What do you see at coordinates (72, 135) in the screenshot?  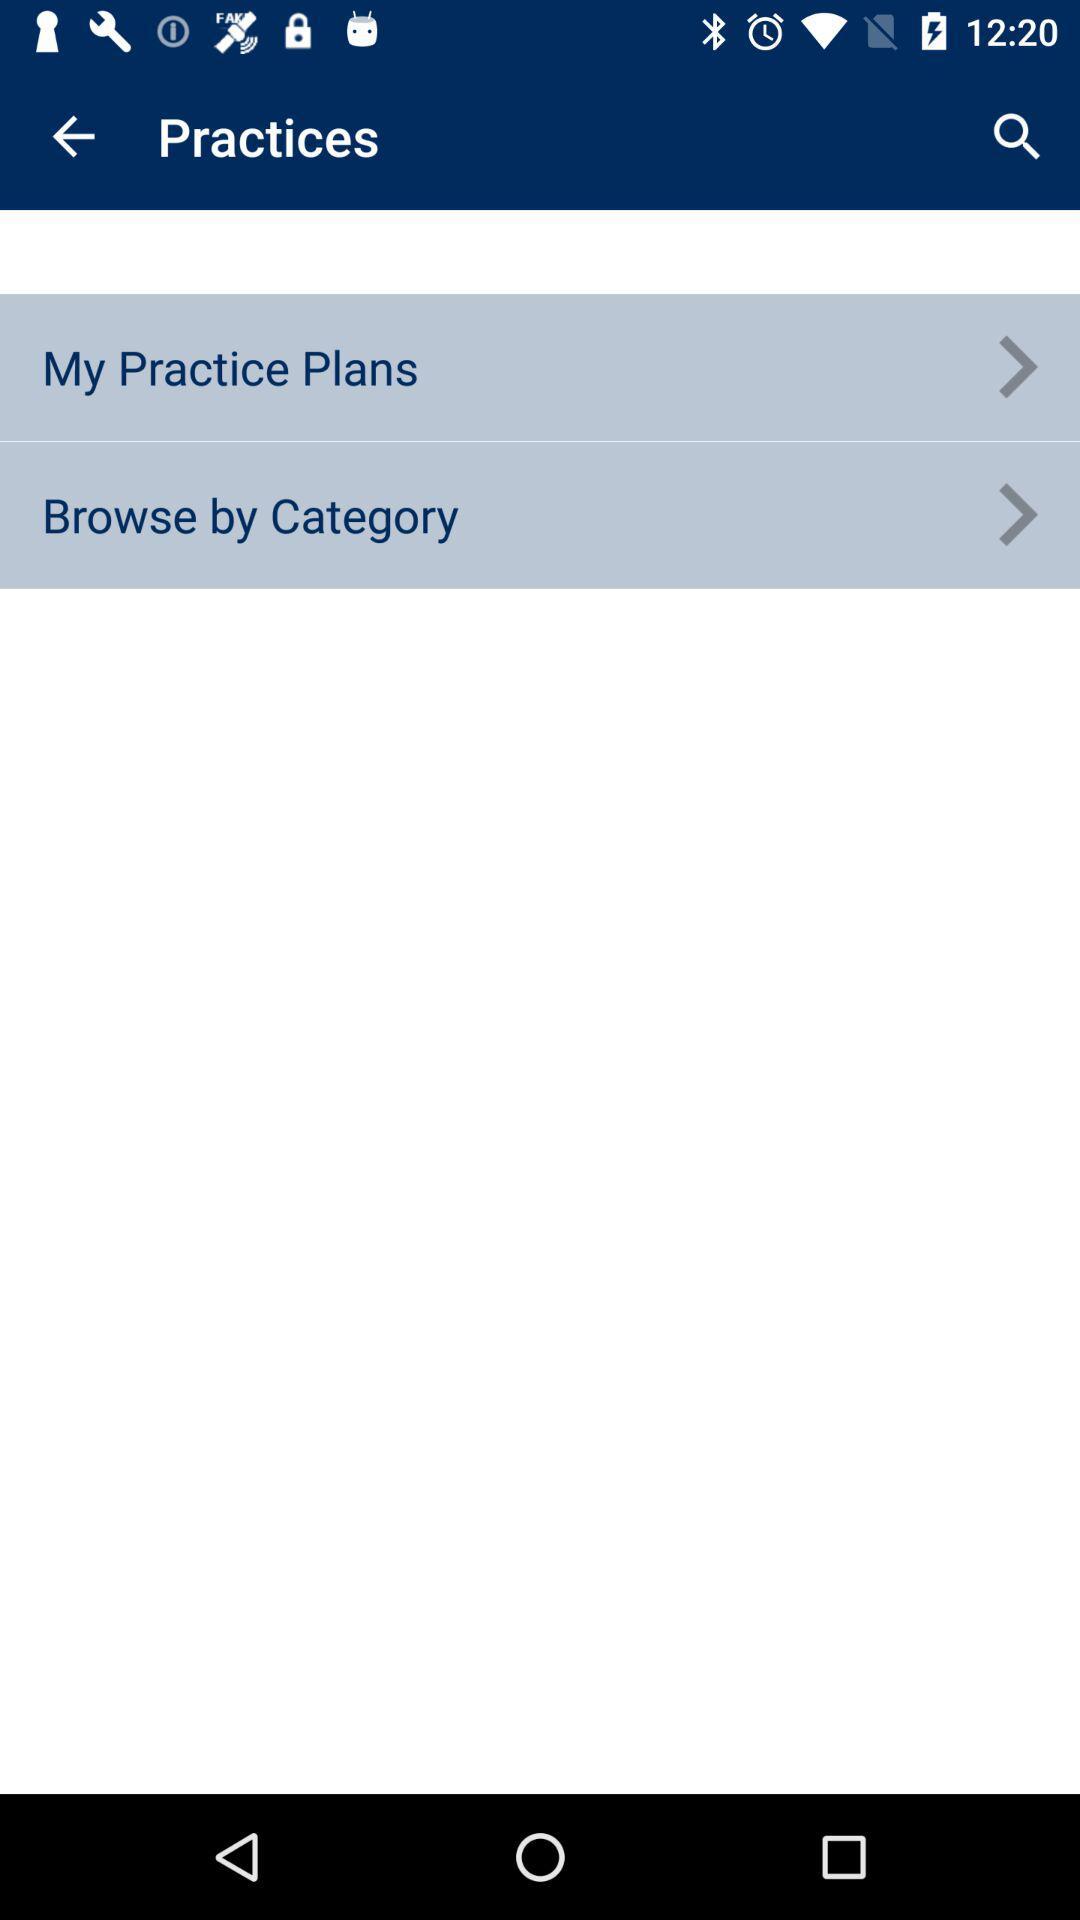 I see `the item to the left of the practices item` at bounding box center [72, 135].